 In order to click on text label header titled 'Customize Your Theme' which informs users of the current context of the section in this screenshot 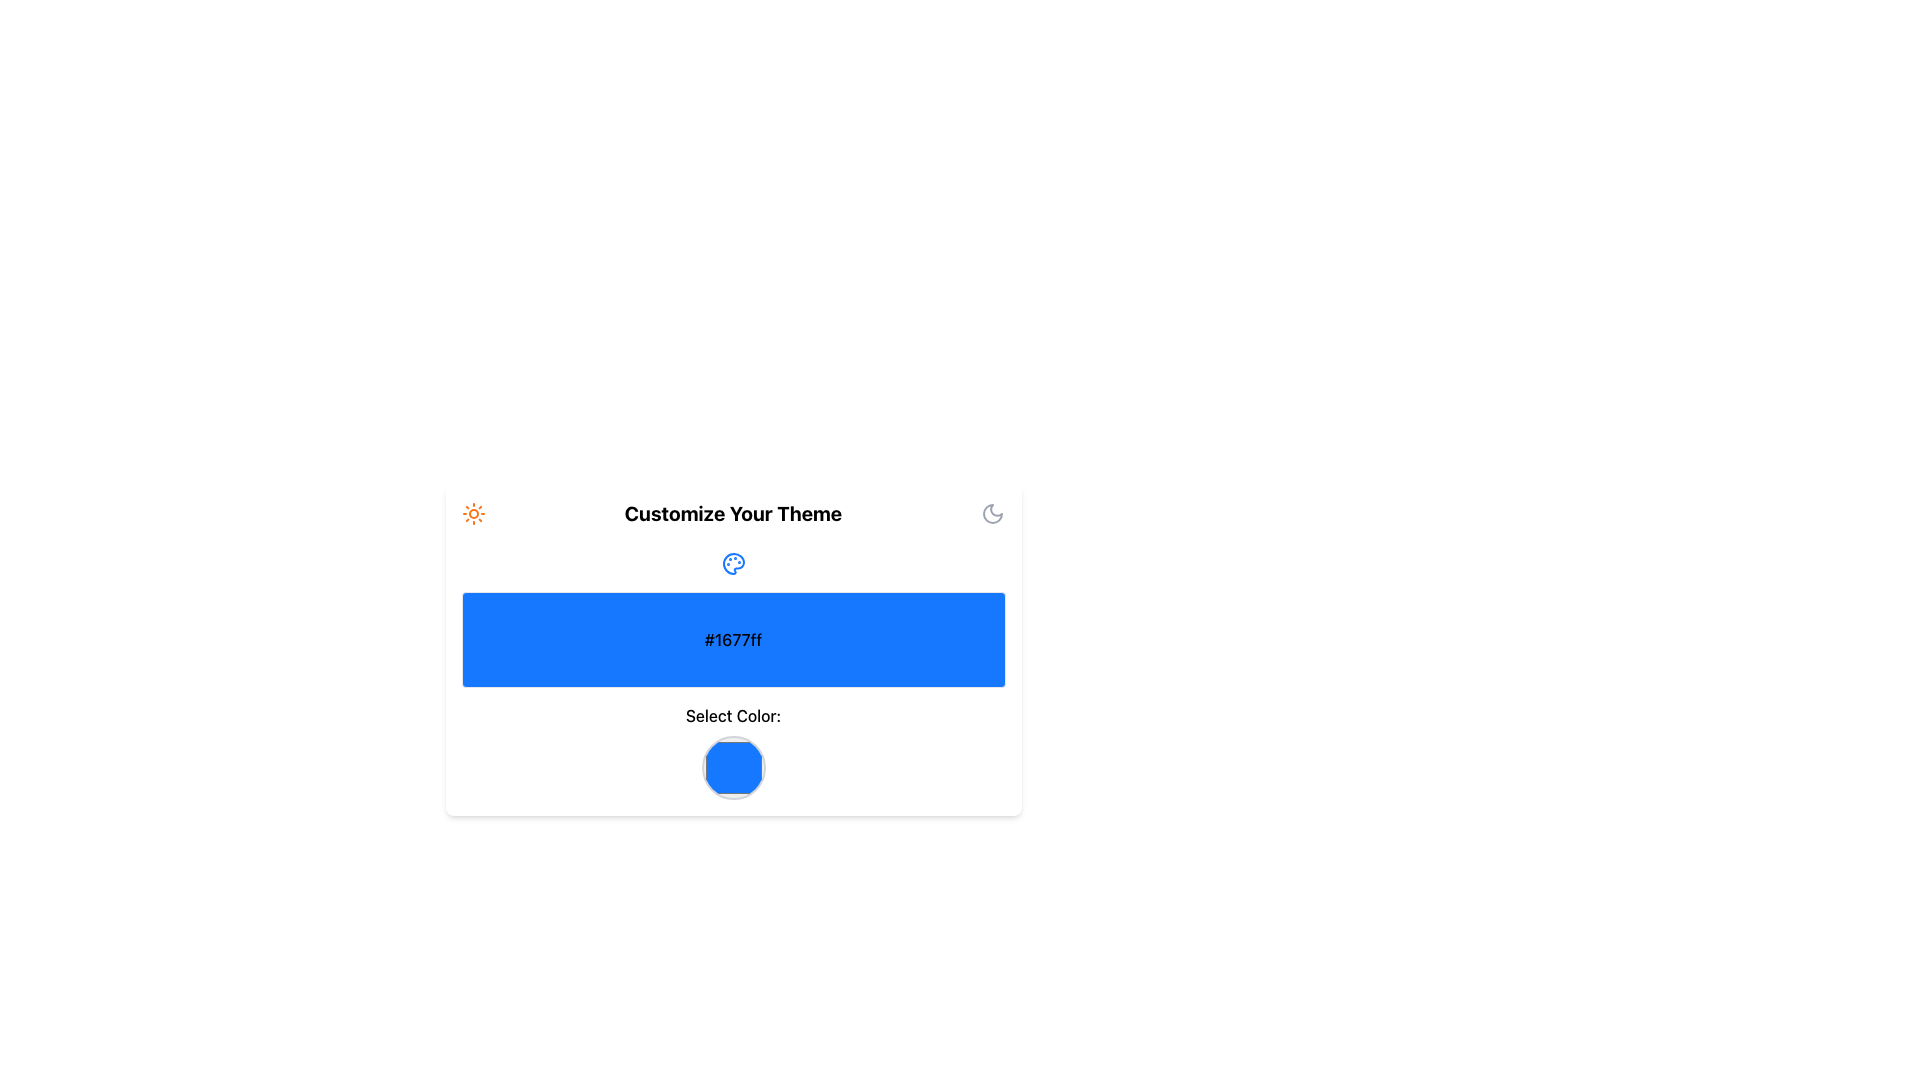, I will do `click(732, 512)`.